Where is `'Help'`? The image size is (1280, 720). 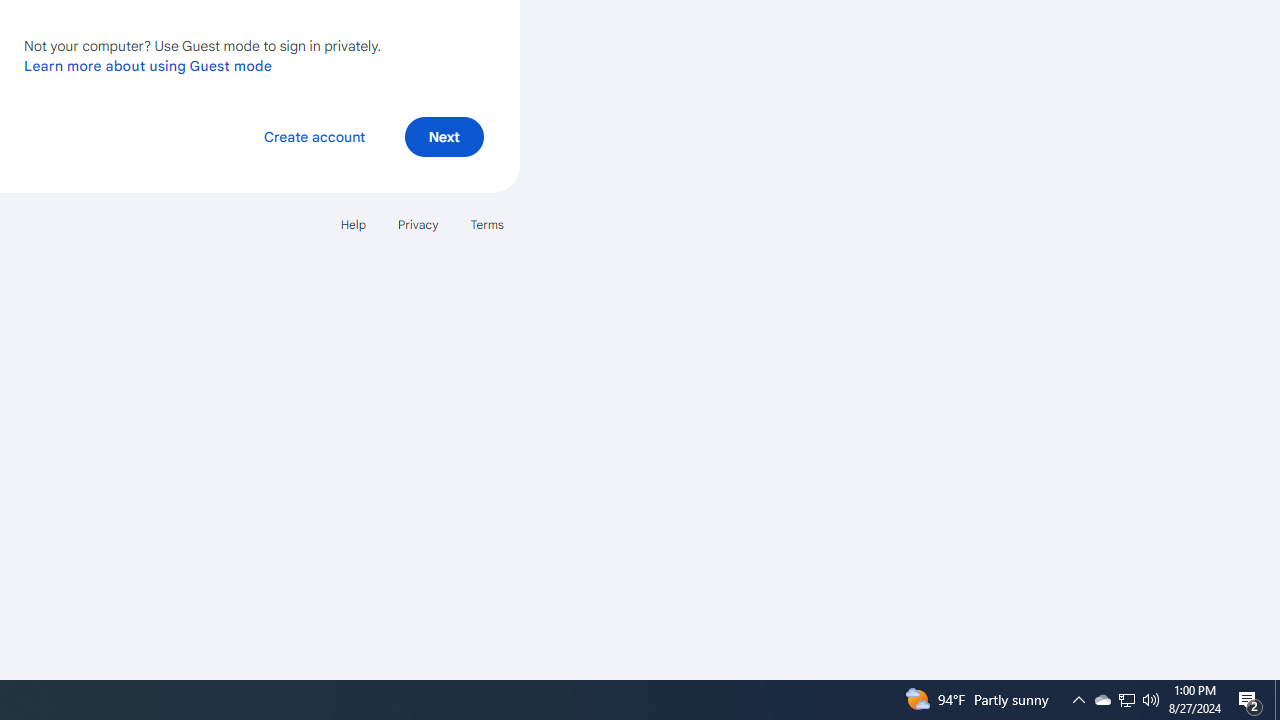
'Help' is located at coordinates (352, 224).